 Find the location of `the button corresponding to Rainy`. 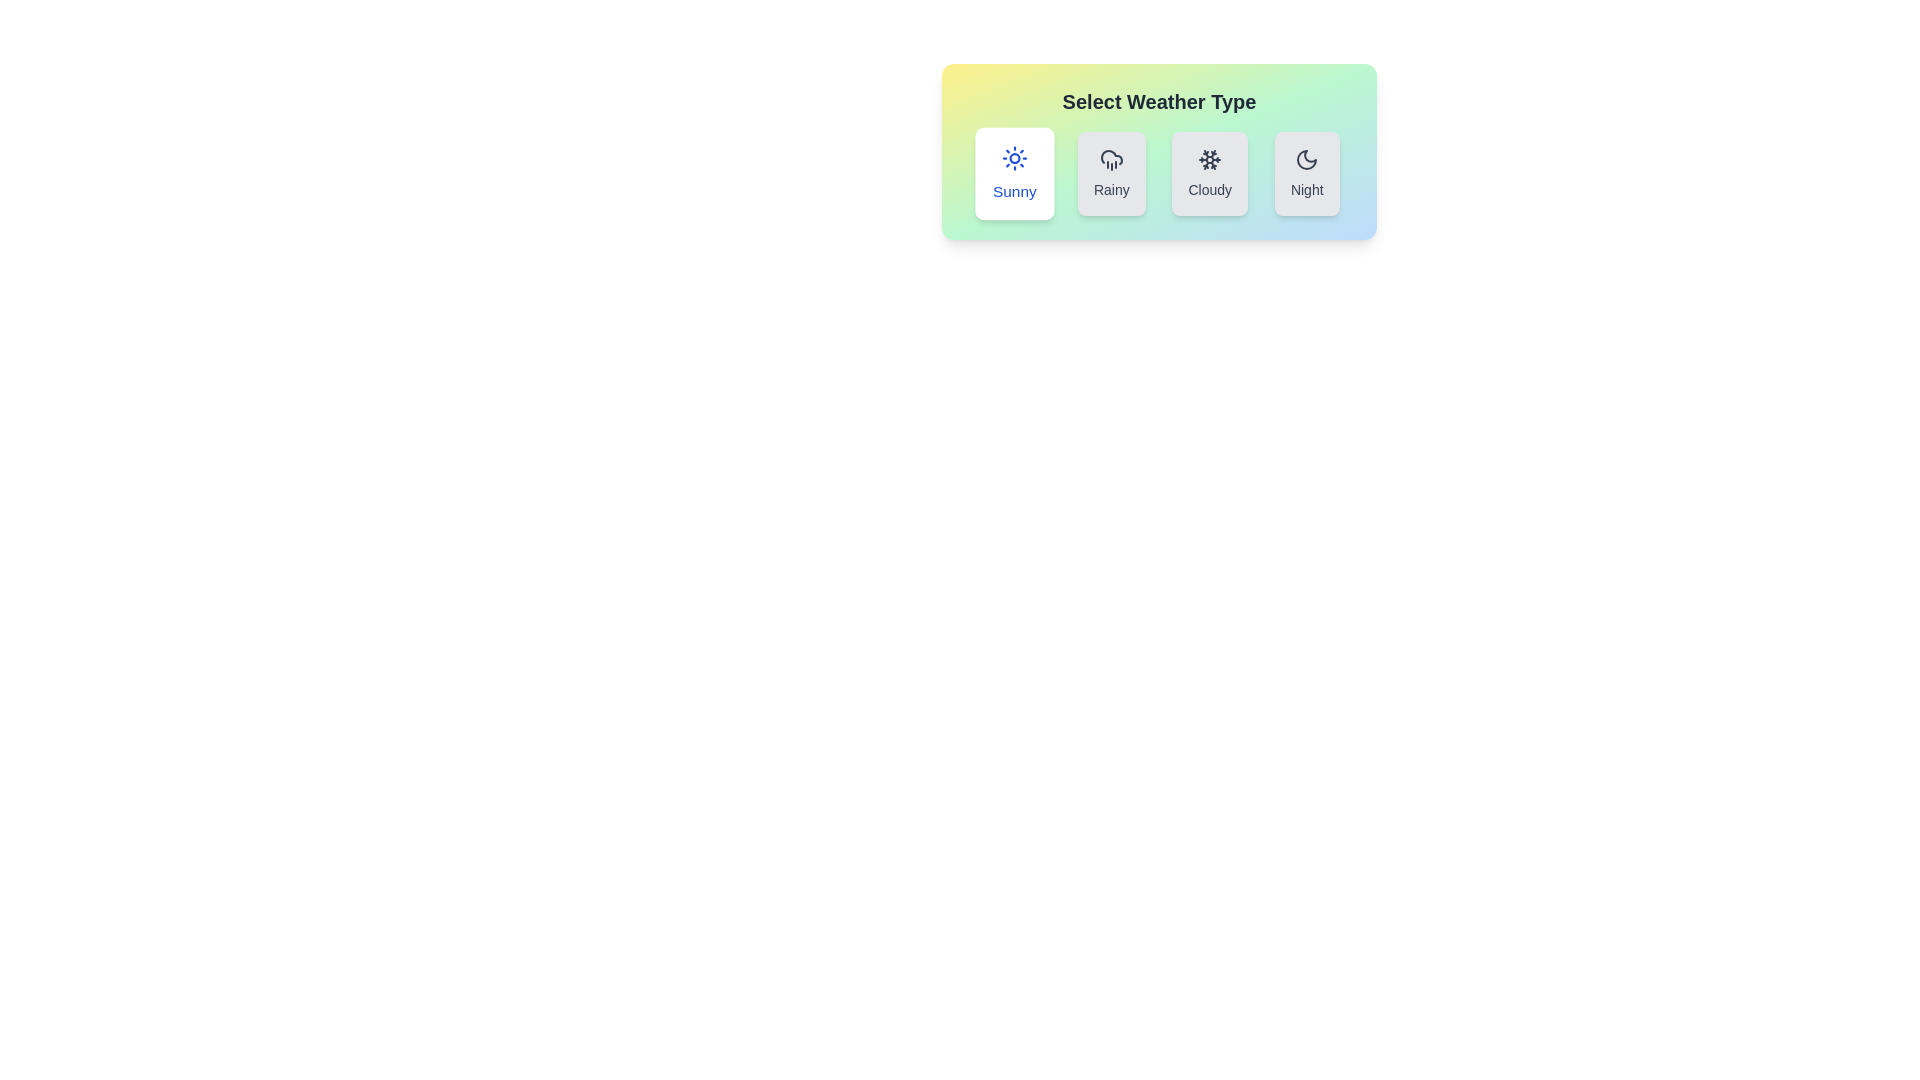

the button corresponding to Rainy is located at coordinates (1110, 172).